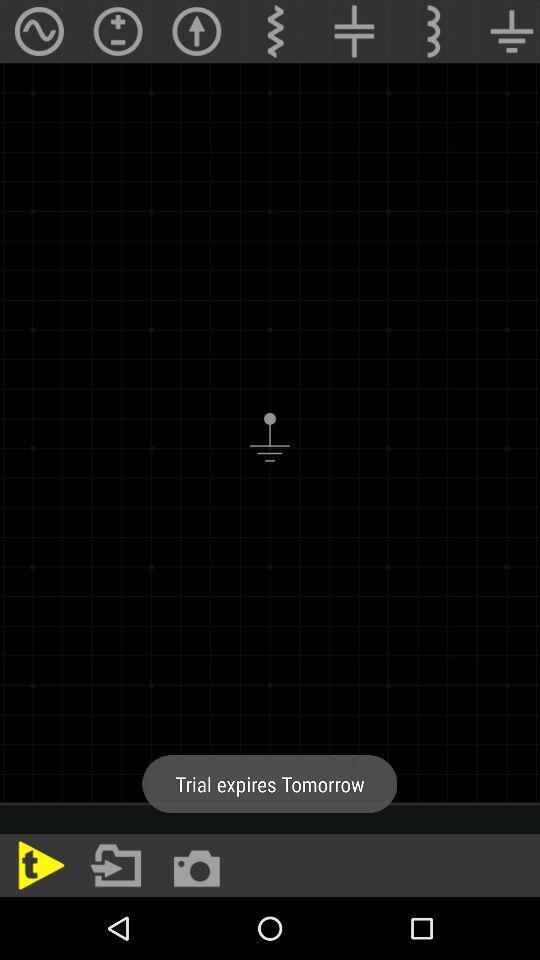  I want to click on the filter_list icon, so click(505, 32).